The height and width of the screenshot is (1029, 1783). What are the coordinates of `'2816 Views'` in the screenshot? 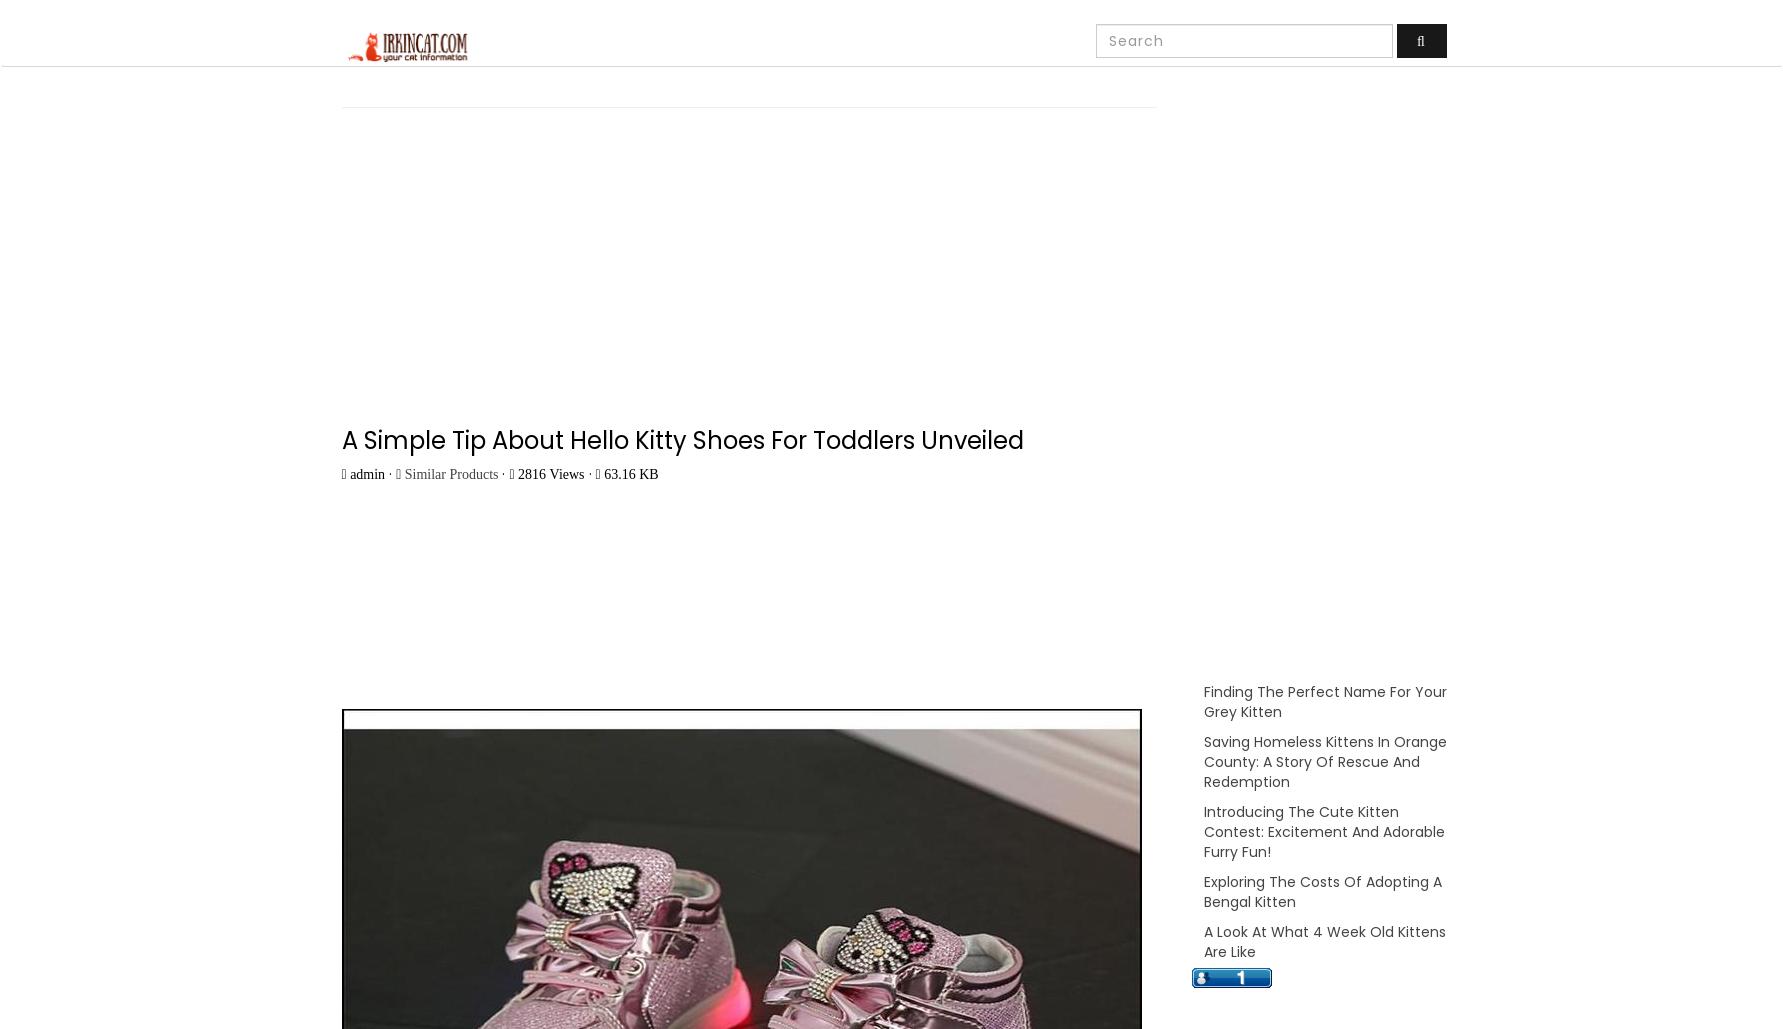 It's located at (513, 474).